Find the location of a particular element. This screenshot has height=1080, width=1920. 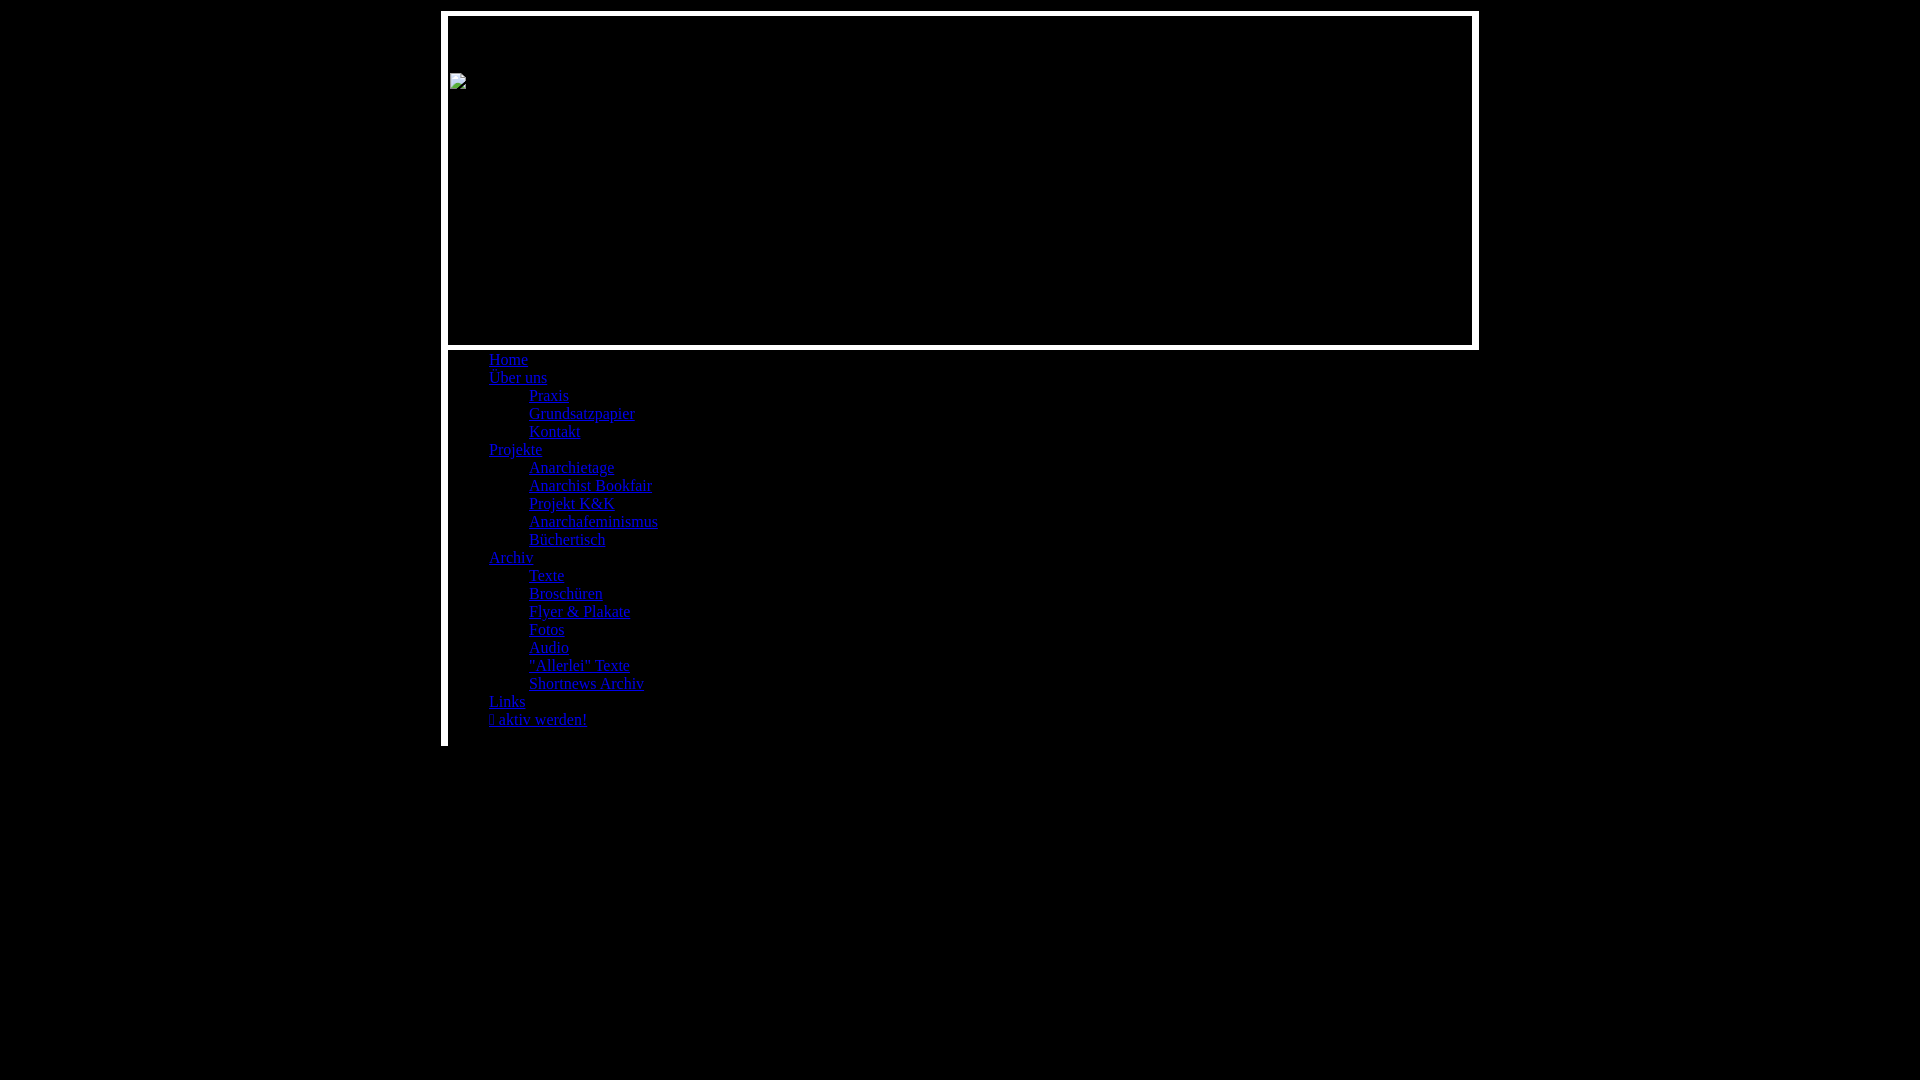

'Praxis' is located at coordinates (548, 395).